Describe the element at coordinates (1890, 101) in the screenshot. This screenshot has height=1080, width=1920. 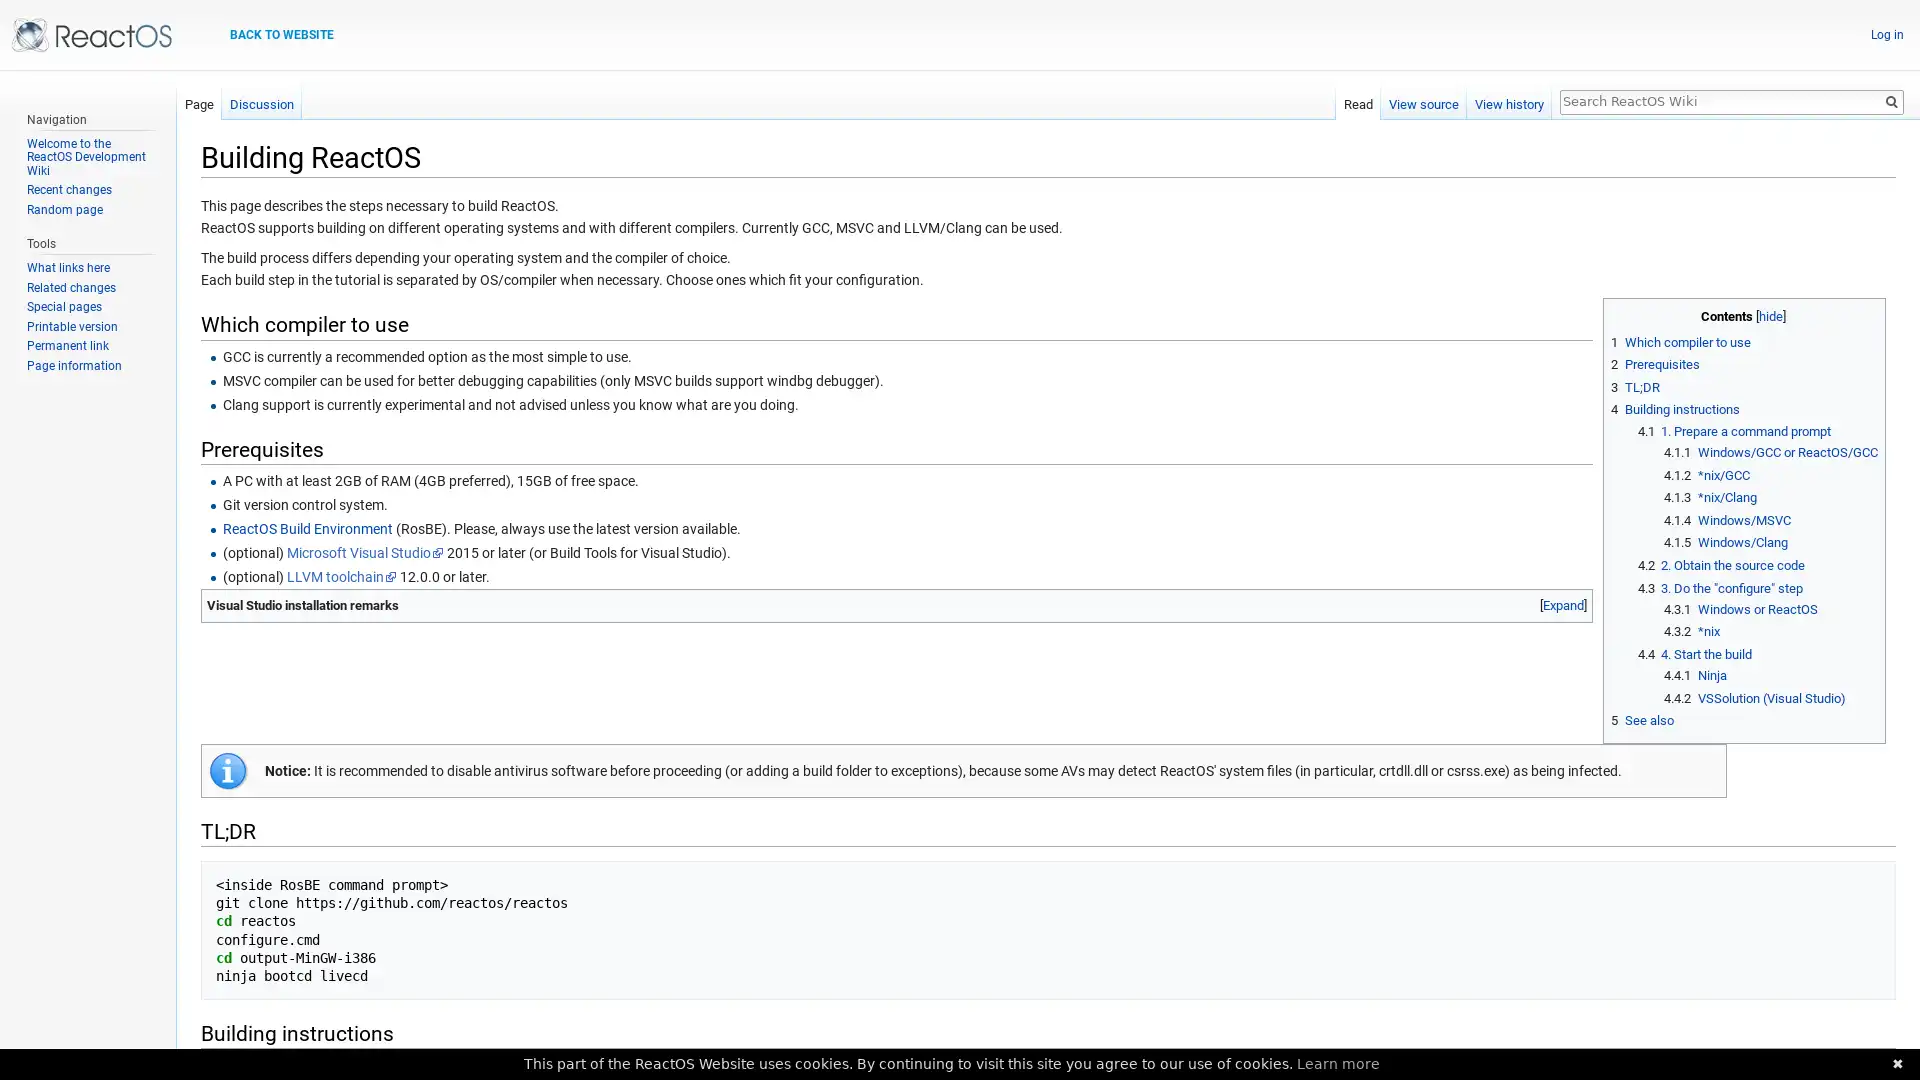
I see `Go` at that location.